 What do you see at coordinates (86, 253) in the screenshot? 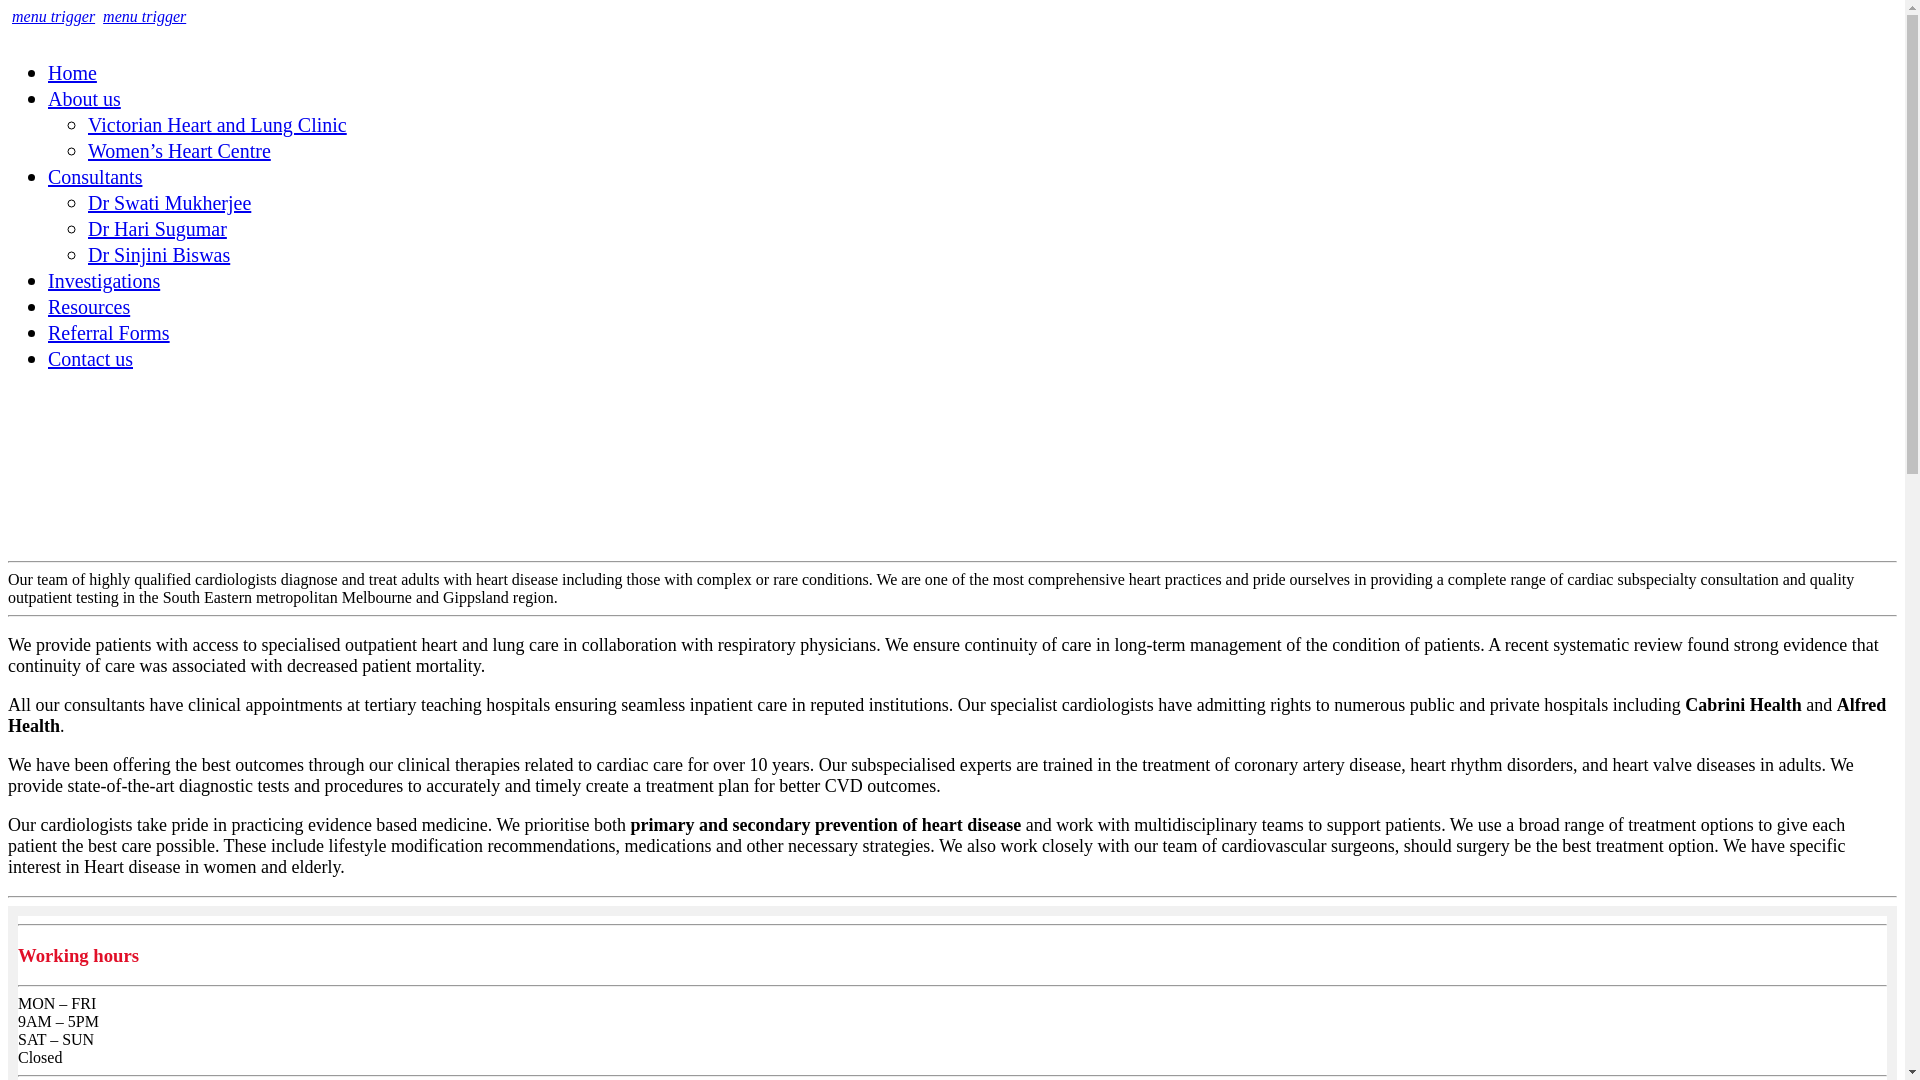
I see `'Dr Sinjini Biswas'` at bounding box center [86, 253].